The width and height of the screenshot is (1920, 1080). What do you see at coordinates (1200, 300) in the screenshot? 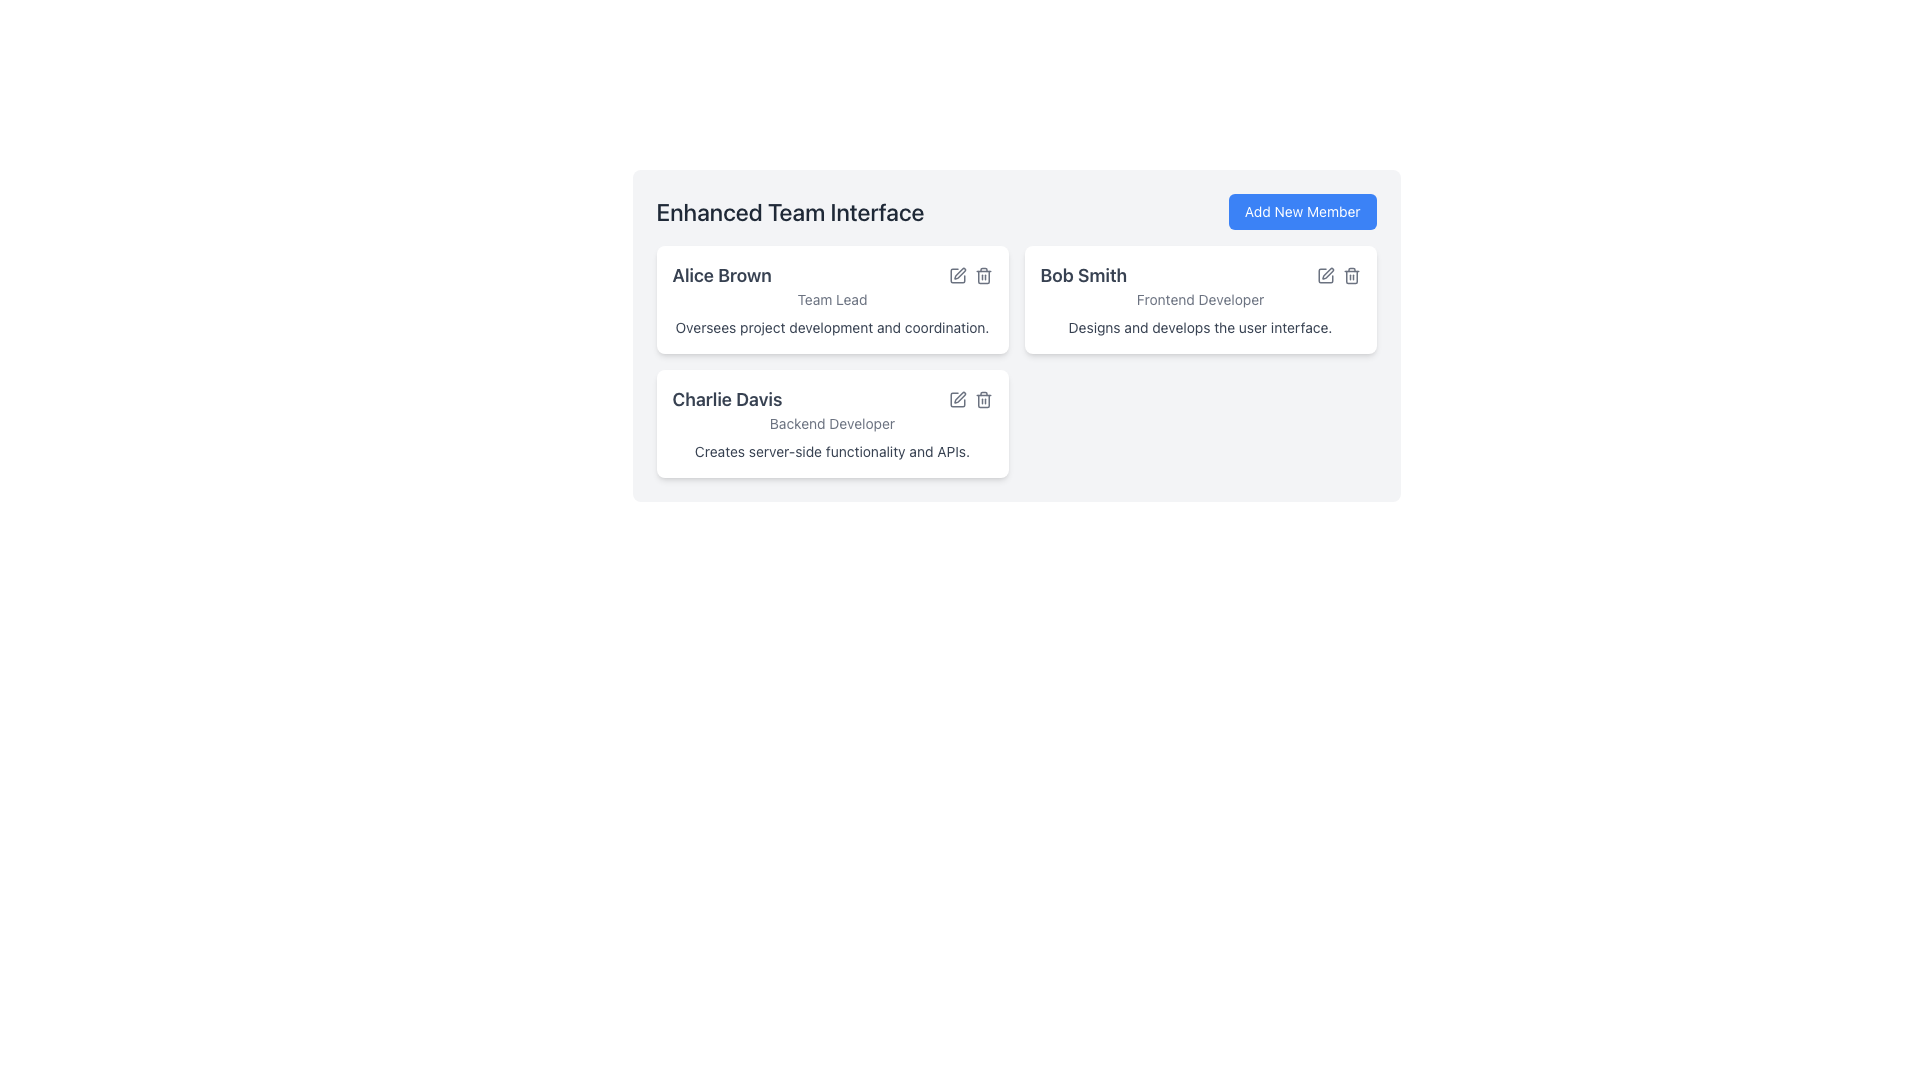
I see `the Card component displaying details about team member Bob Smith, which is located between the cards for Alice Brown and Charlie Davis in the upper-right of the grid layout` at bounding box center [1200, 300].